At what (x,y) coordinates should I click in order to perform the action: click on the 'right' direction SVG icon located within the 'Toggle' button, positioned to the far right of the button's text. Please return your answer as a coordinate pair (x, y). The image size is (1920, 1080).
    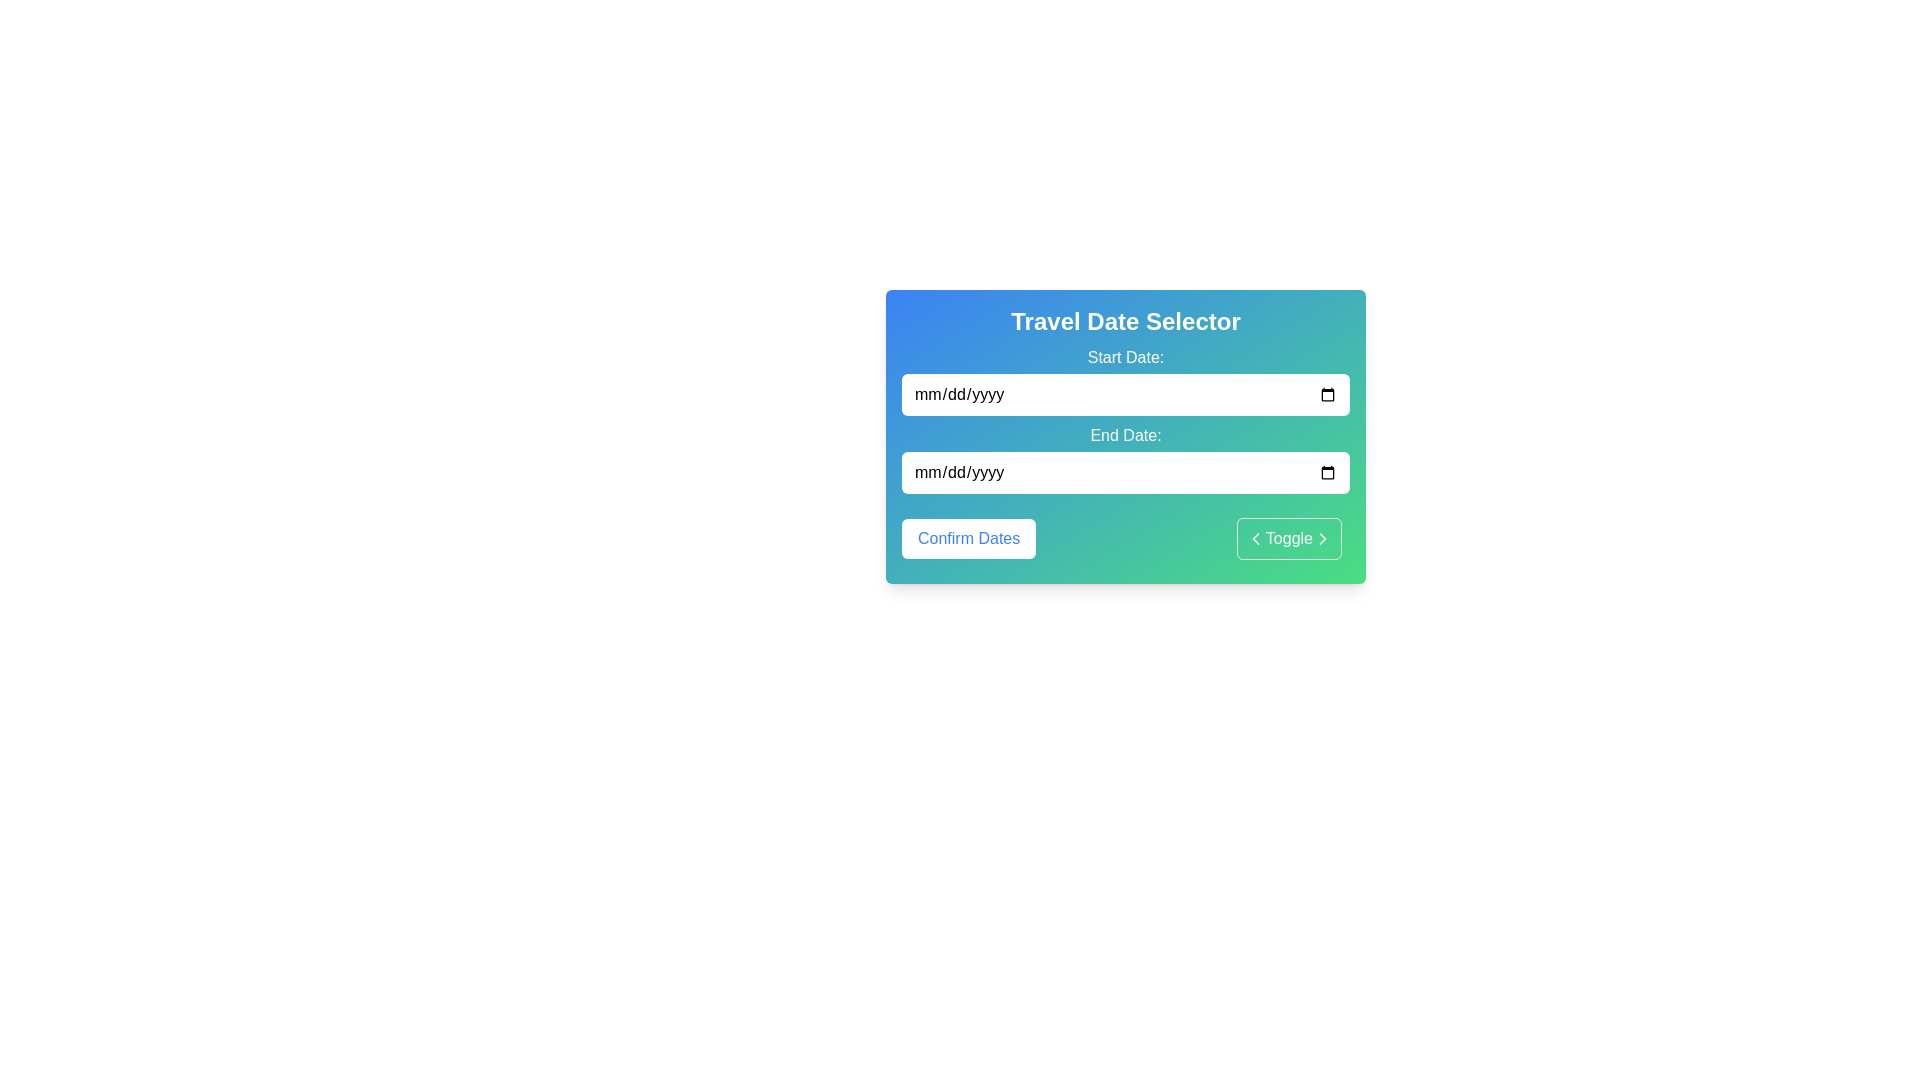
    Looking at the image, I should click on (1323, 538).